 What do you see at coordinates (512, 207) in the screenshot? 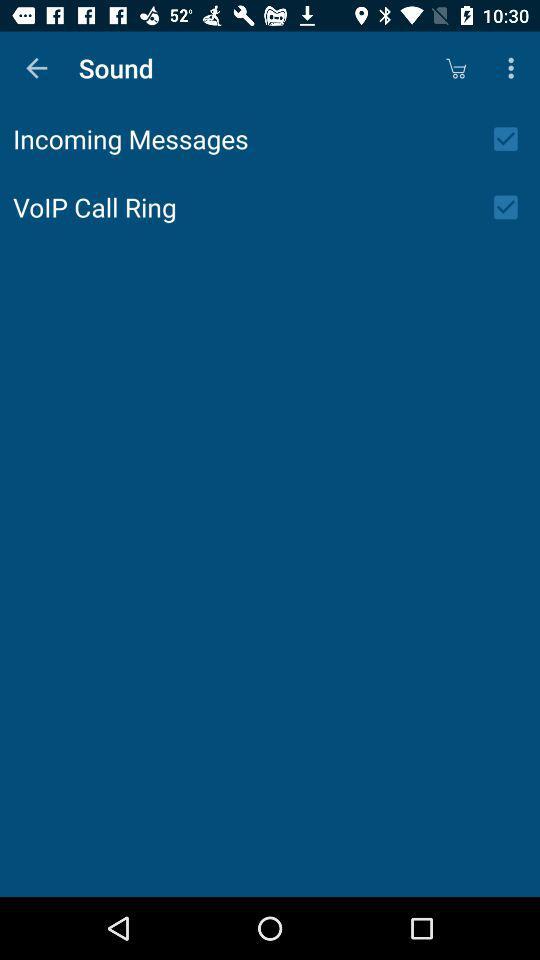
I see `the icon to the right of voip call ring` at bounding box center [512, 207].